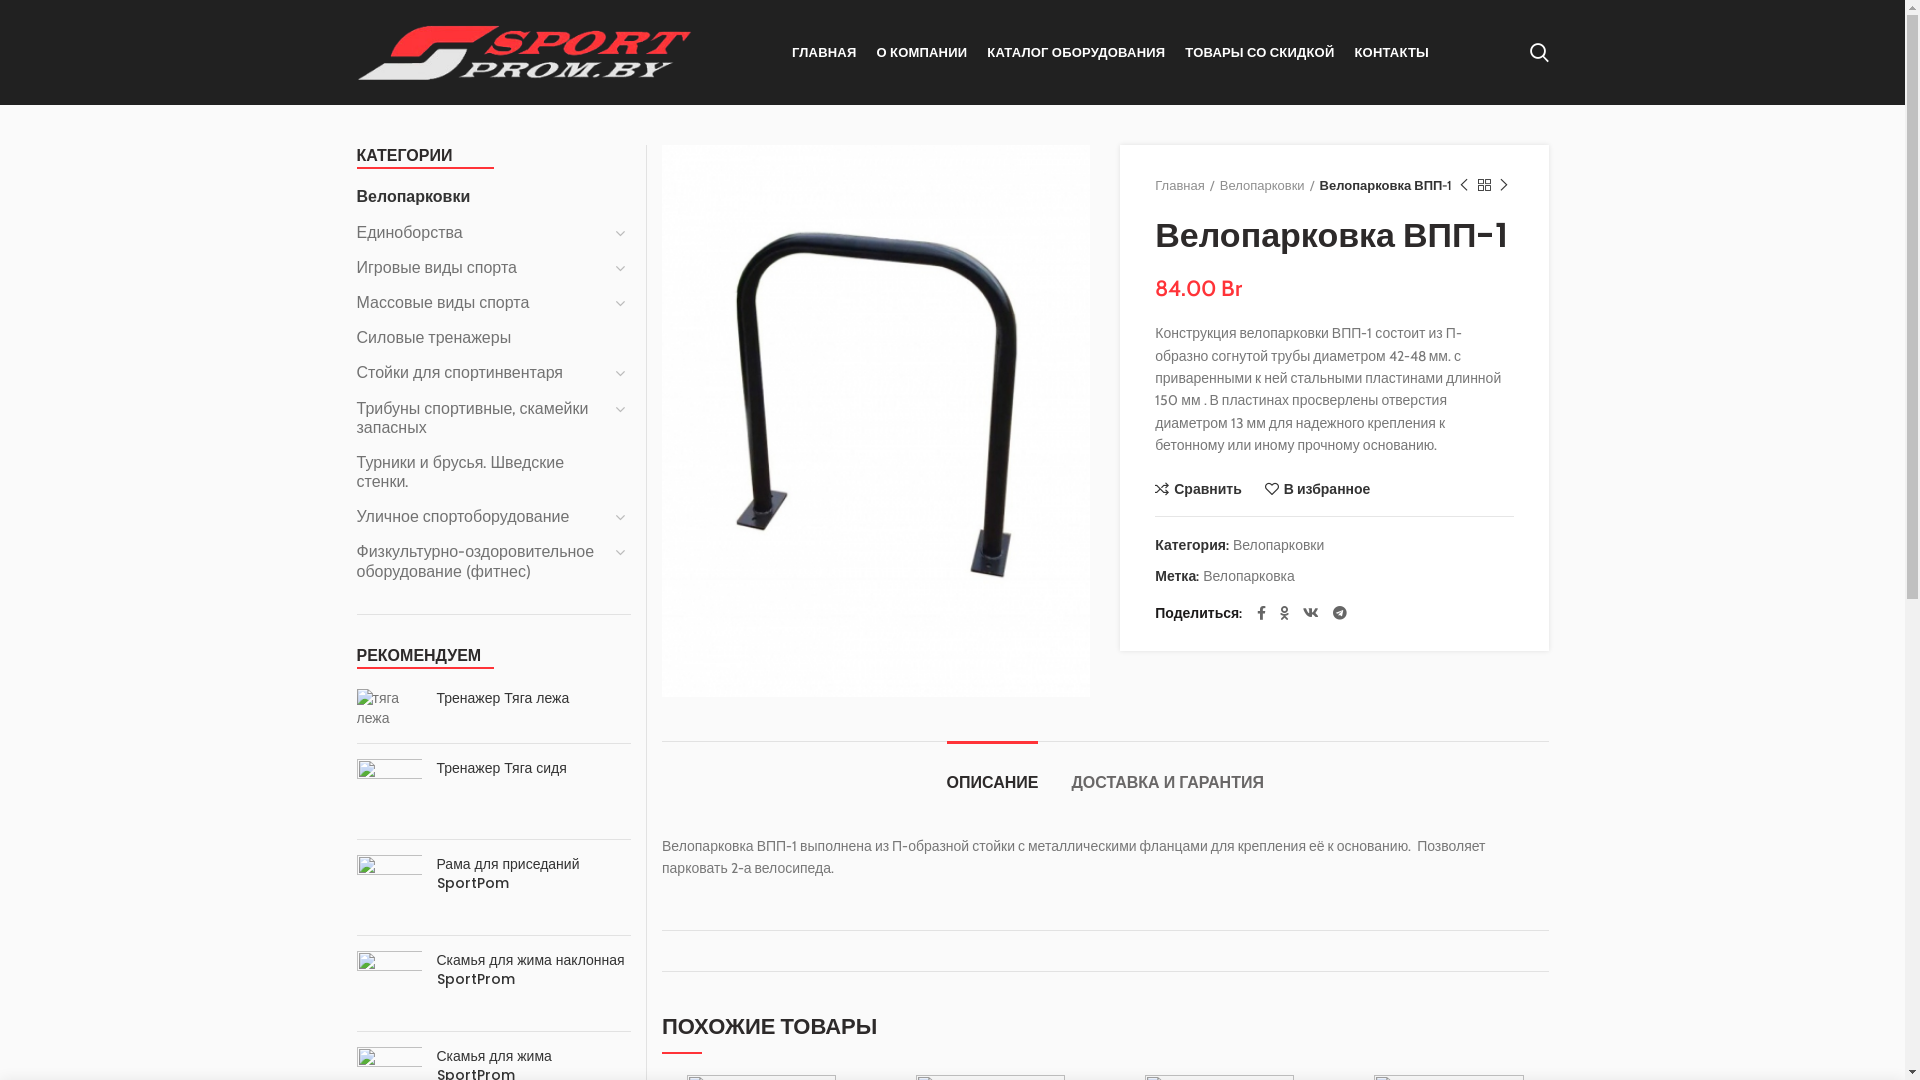 This screenshot has width=1920, height=1080. I want to click on 'Facebook', so click(374, 962).